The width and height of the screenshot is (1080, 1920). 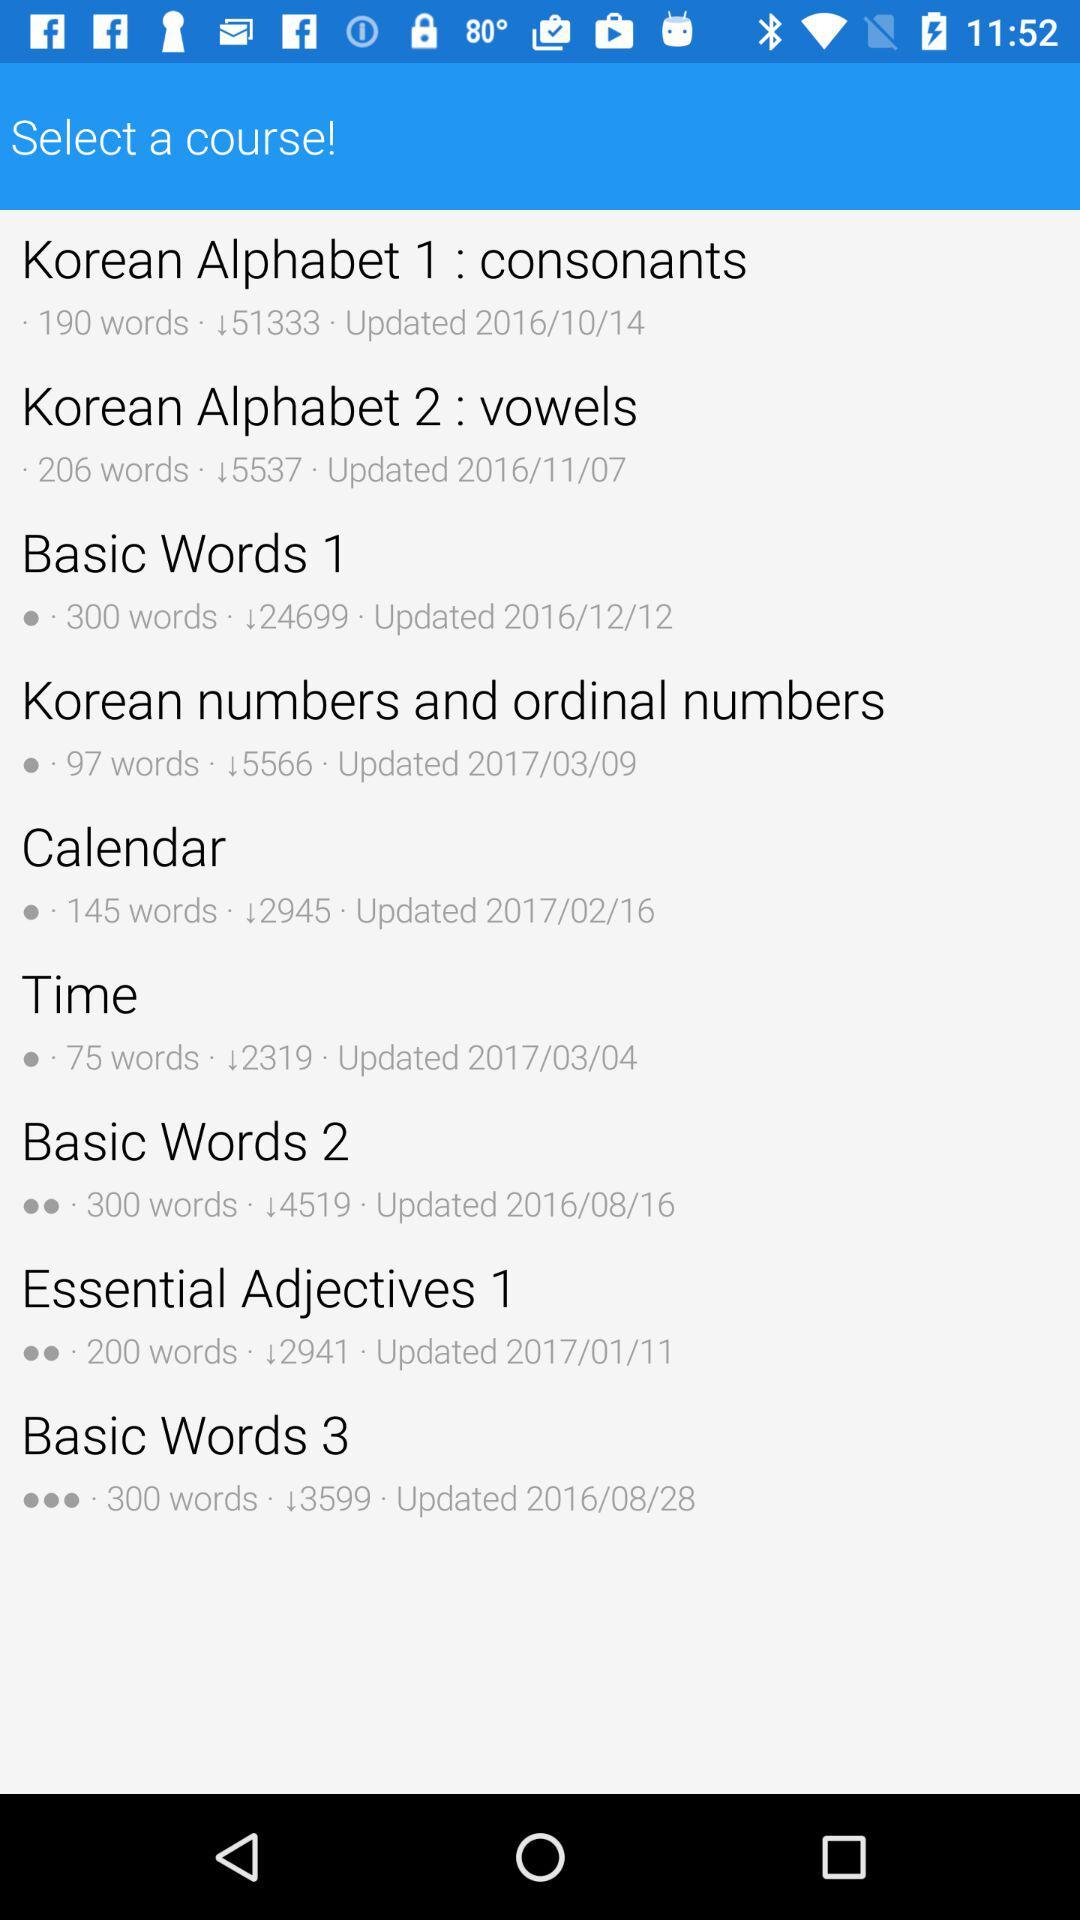 I want to click on icon below korean numbers and, so click(x=540, y=871).